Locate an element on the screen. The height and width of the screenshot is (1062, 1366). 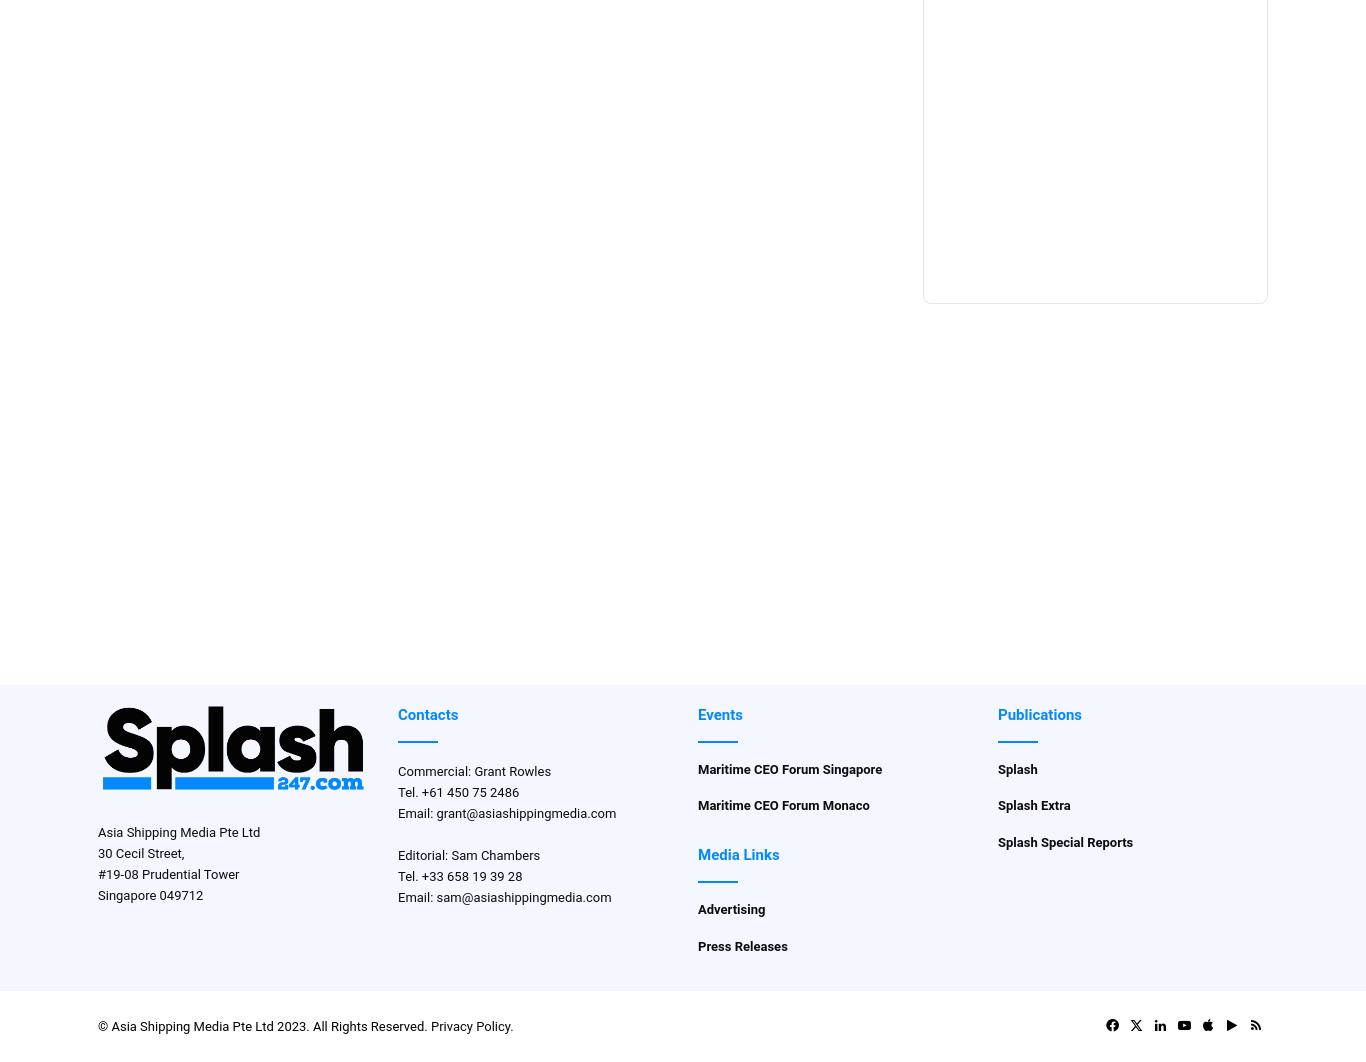
'Asia Shipping Media Pte Ltd' is located at coordinates (97, 830).